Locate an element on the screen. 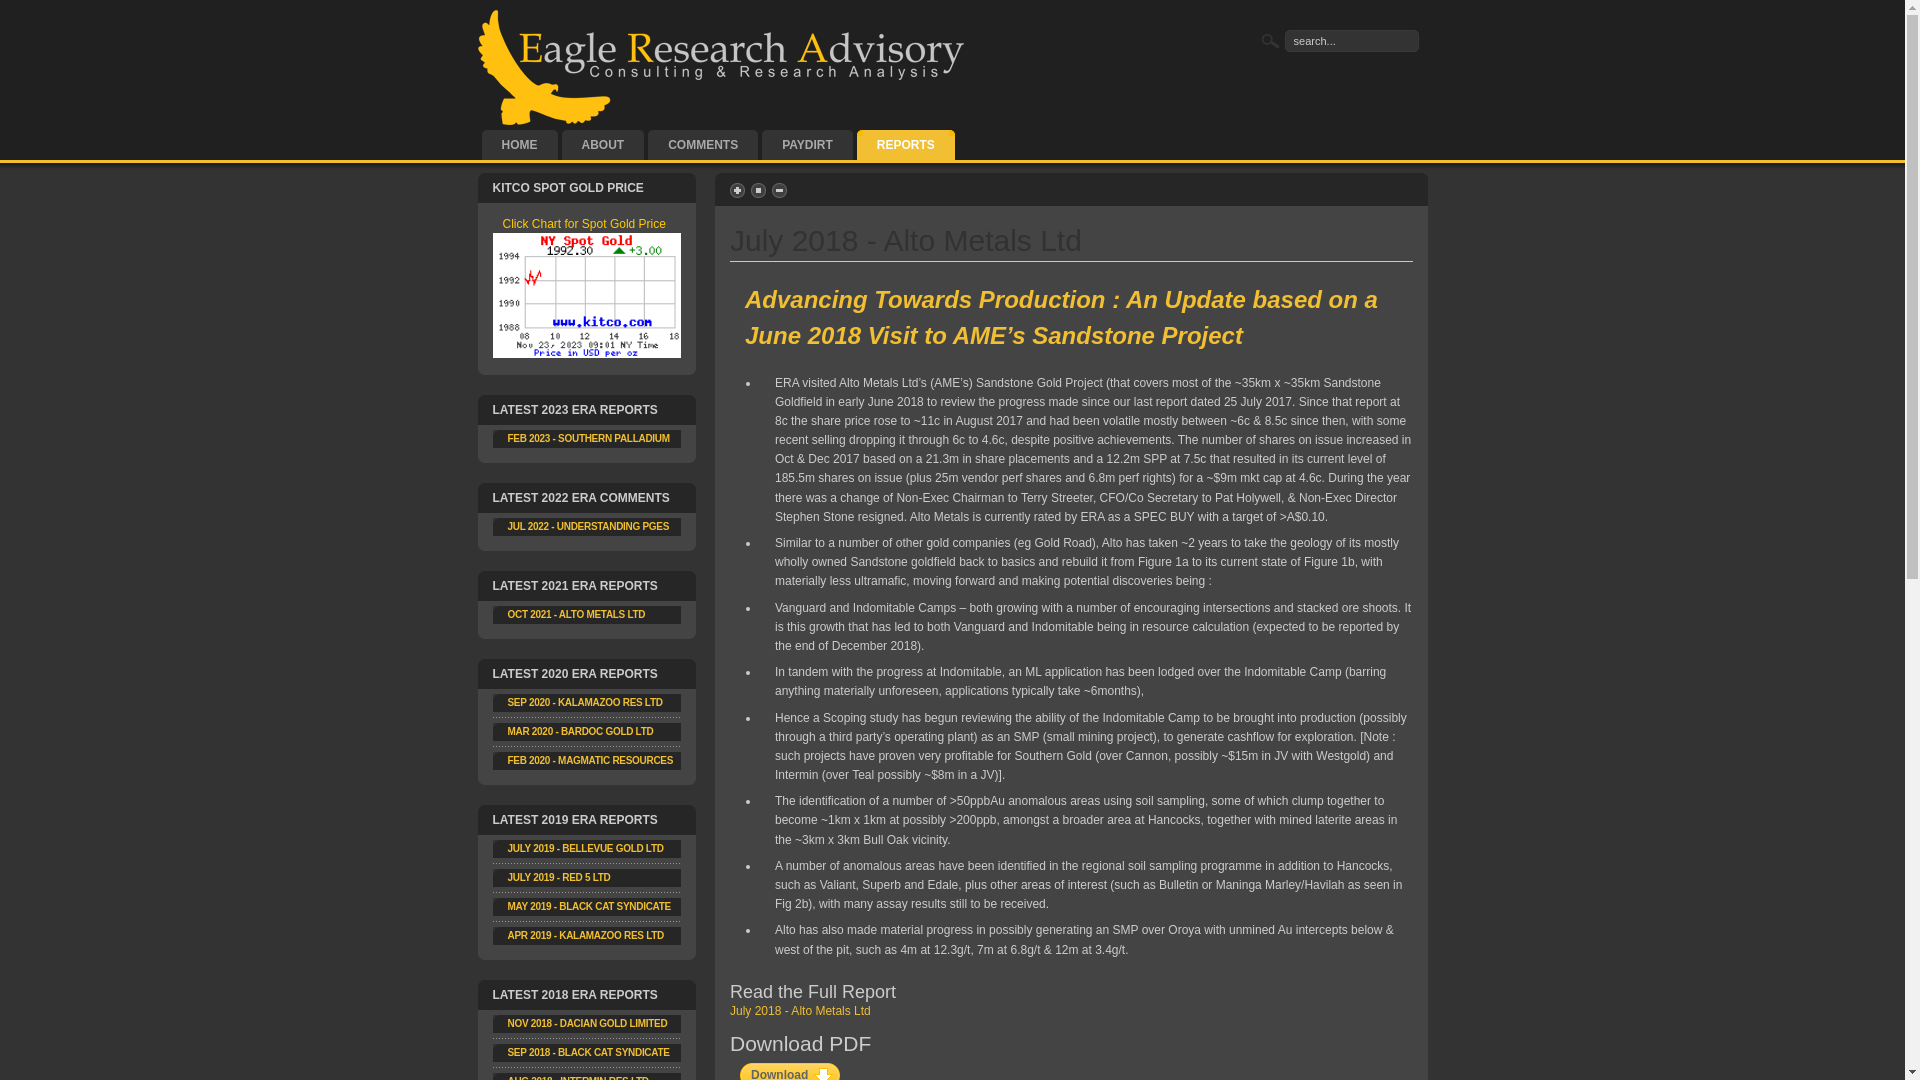 The height and width of the screenshot is (1080, 1920). 'SEP 2018 - BLACK CAT SYNDICATE' is located at coordinates (588, 1051).